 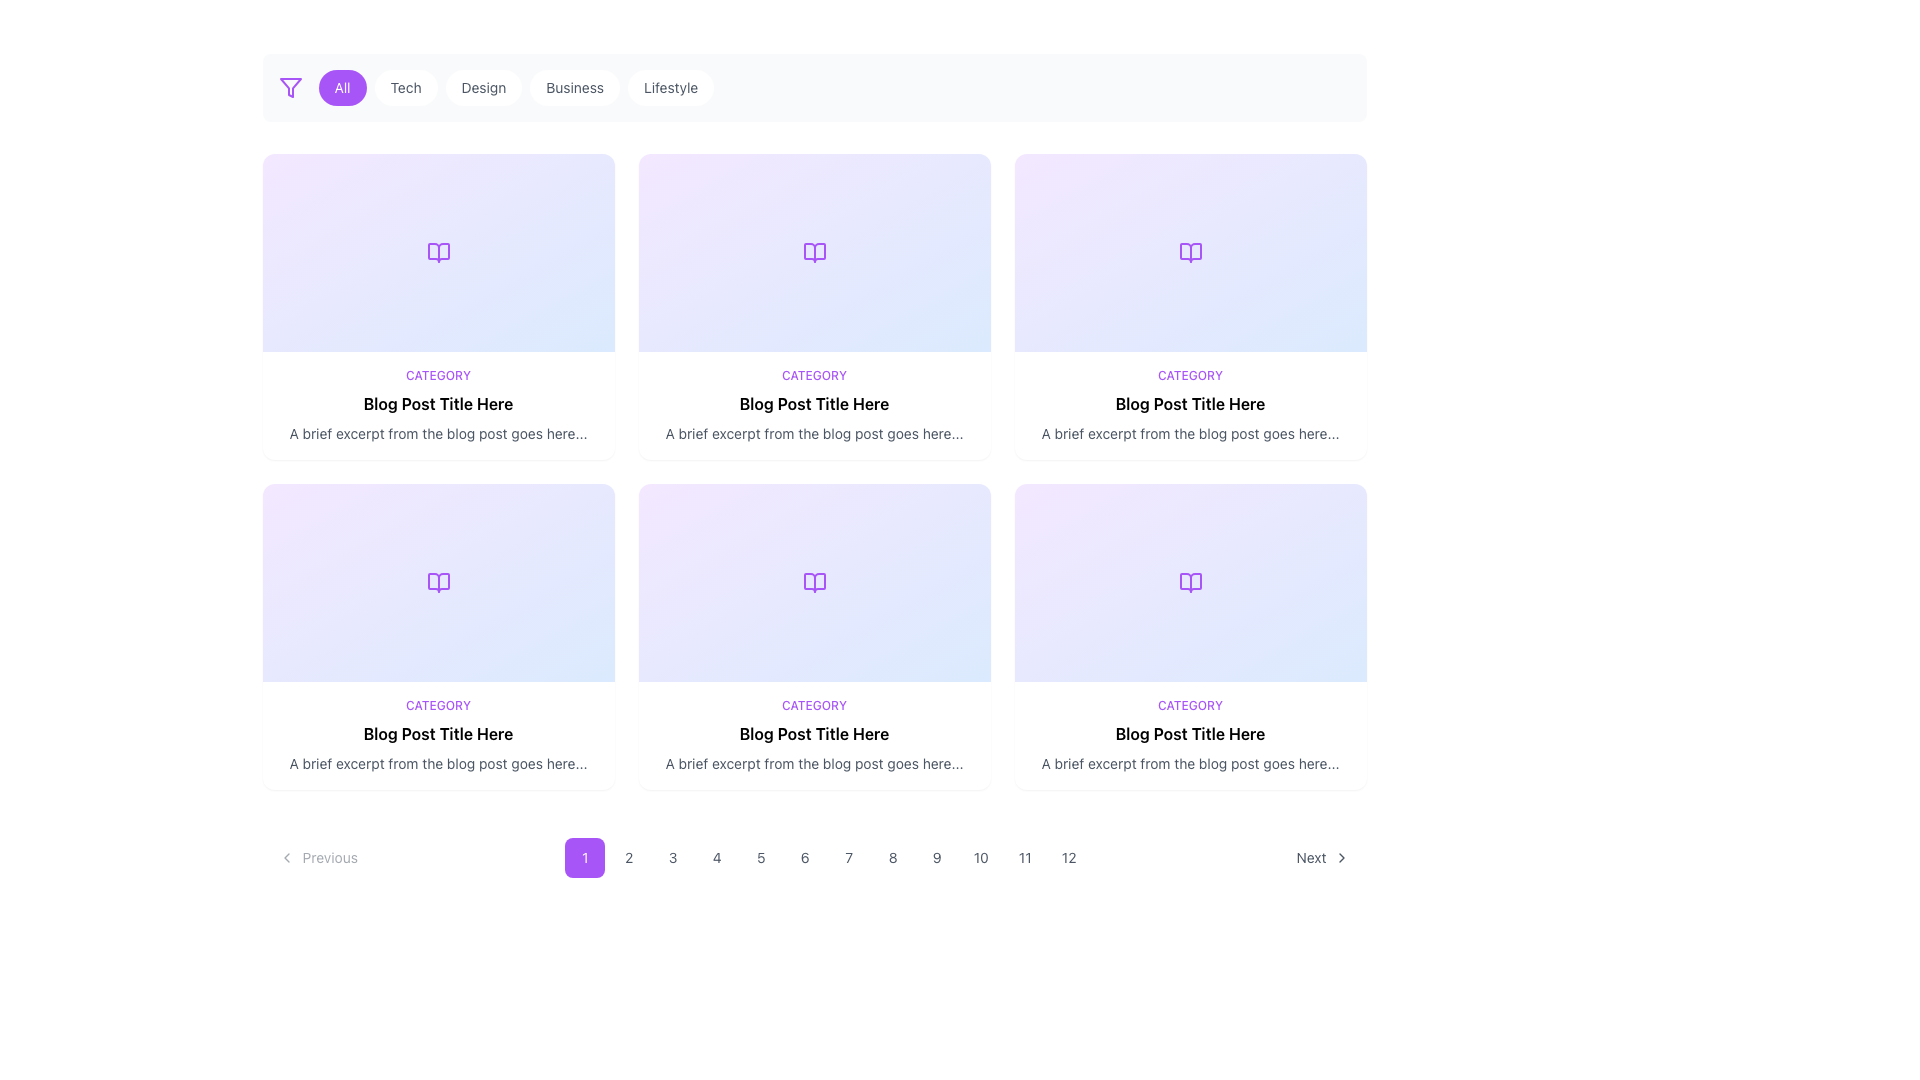 I want to click on the Card component located in the third row and first column of the grid layout, so click(x=437, y=636).